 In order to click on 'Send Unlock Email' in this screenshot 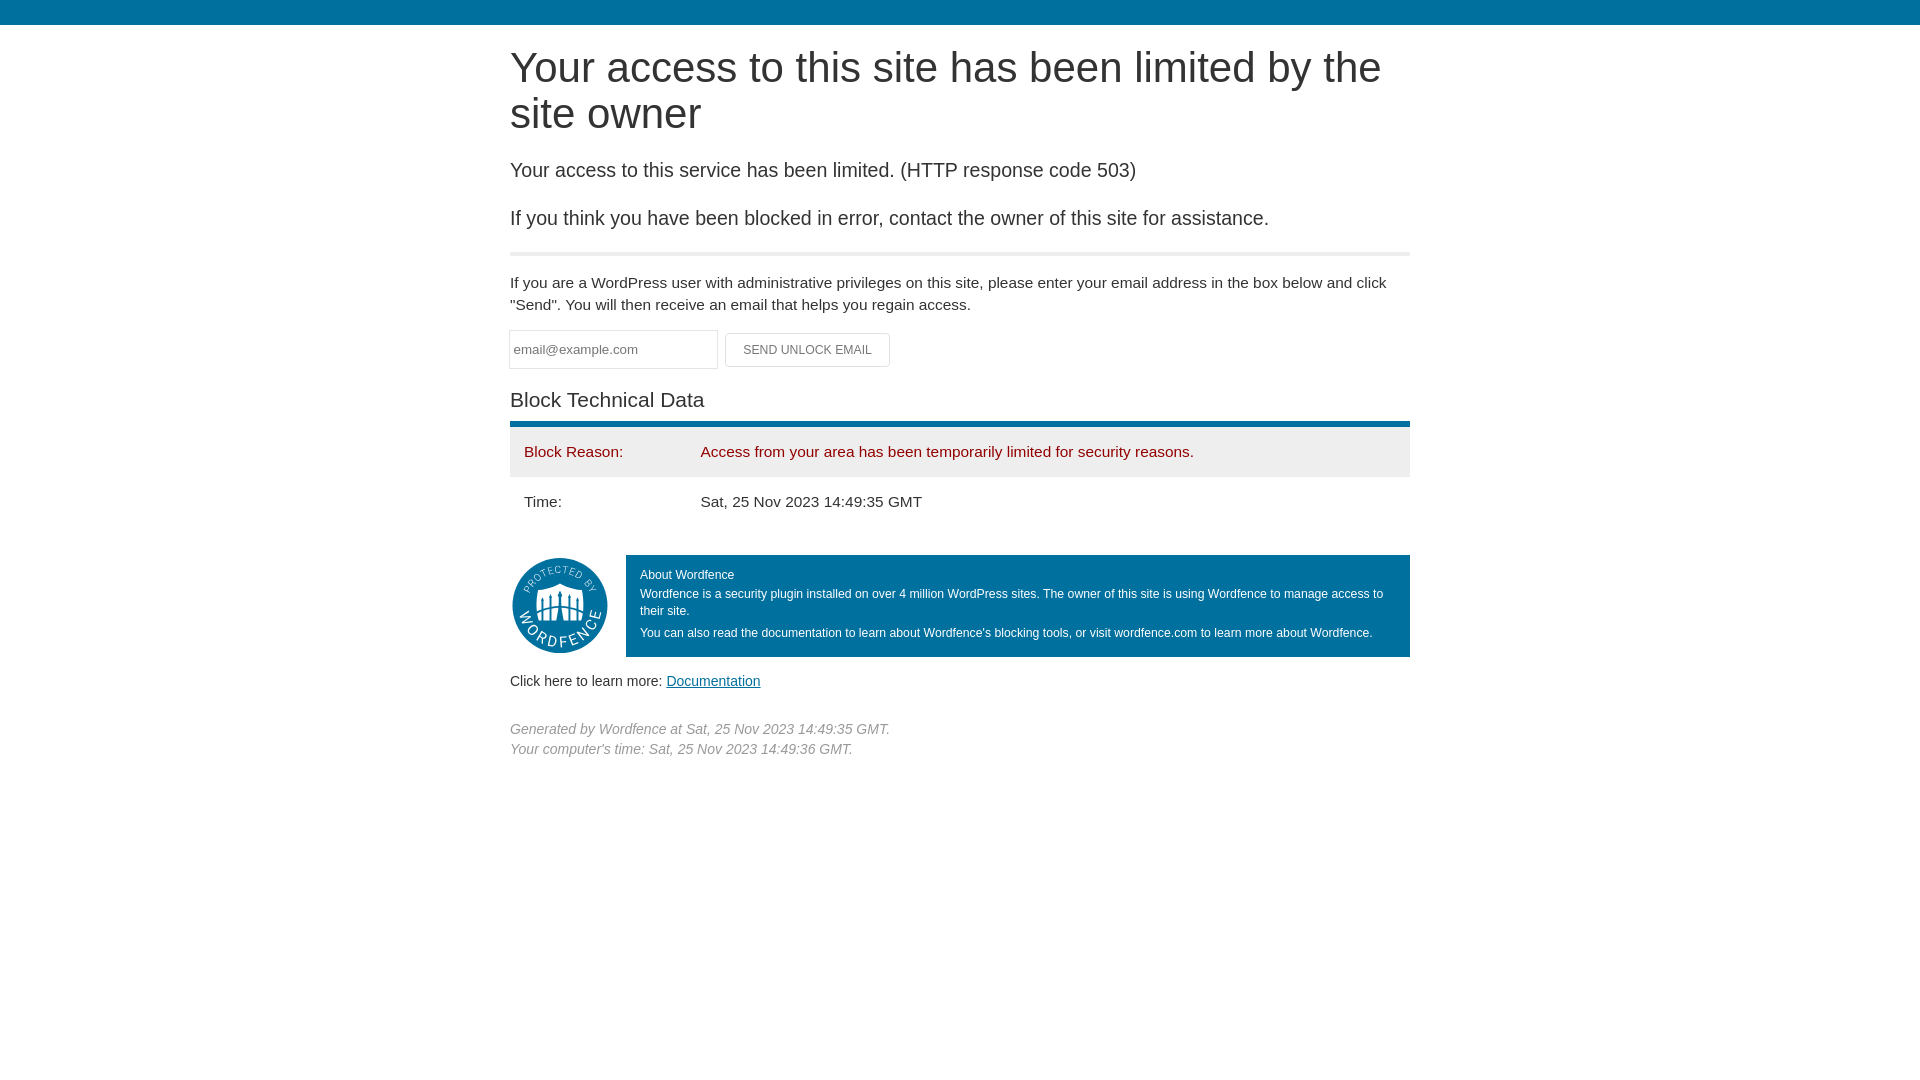, I will do `click(807, 349)`.